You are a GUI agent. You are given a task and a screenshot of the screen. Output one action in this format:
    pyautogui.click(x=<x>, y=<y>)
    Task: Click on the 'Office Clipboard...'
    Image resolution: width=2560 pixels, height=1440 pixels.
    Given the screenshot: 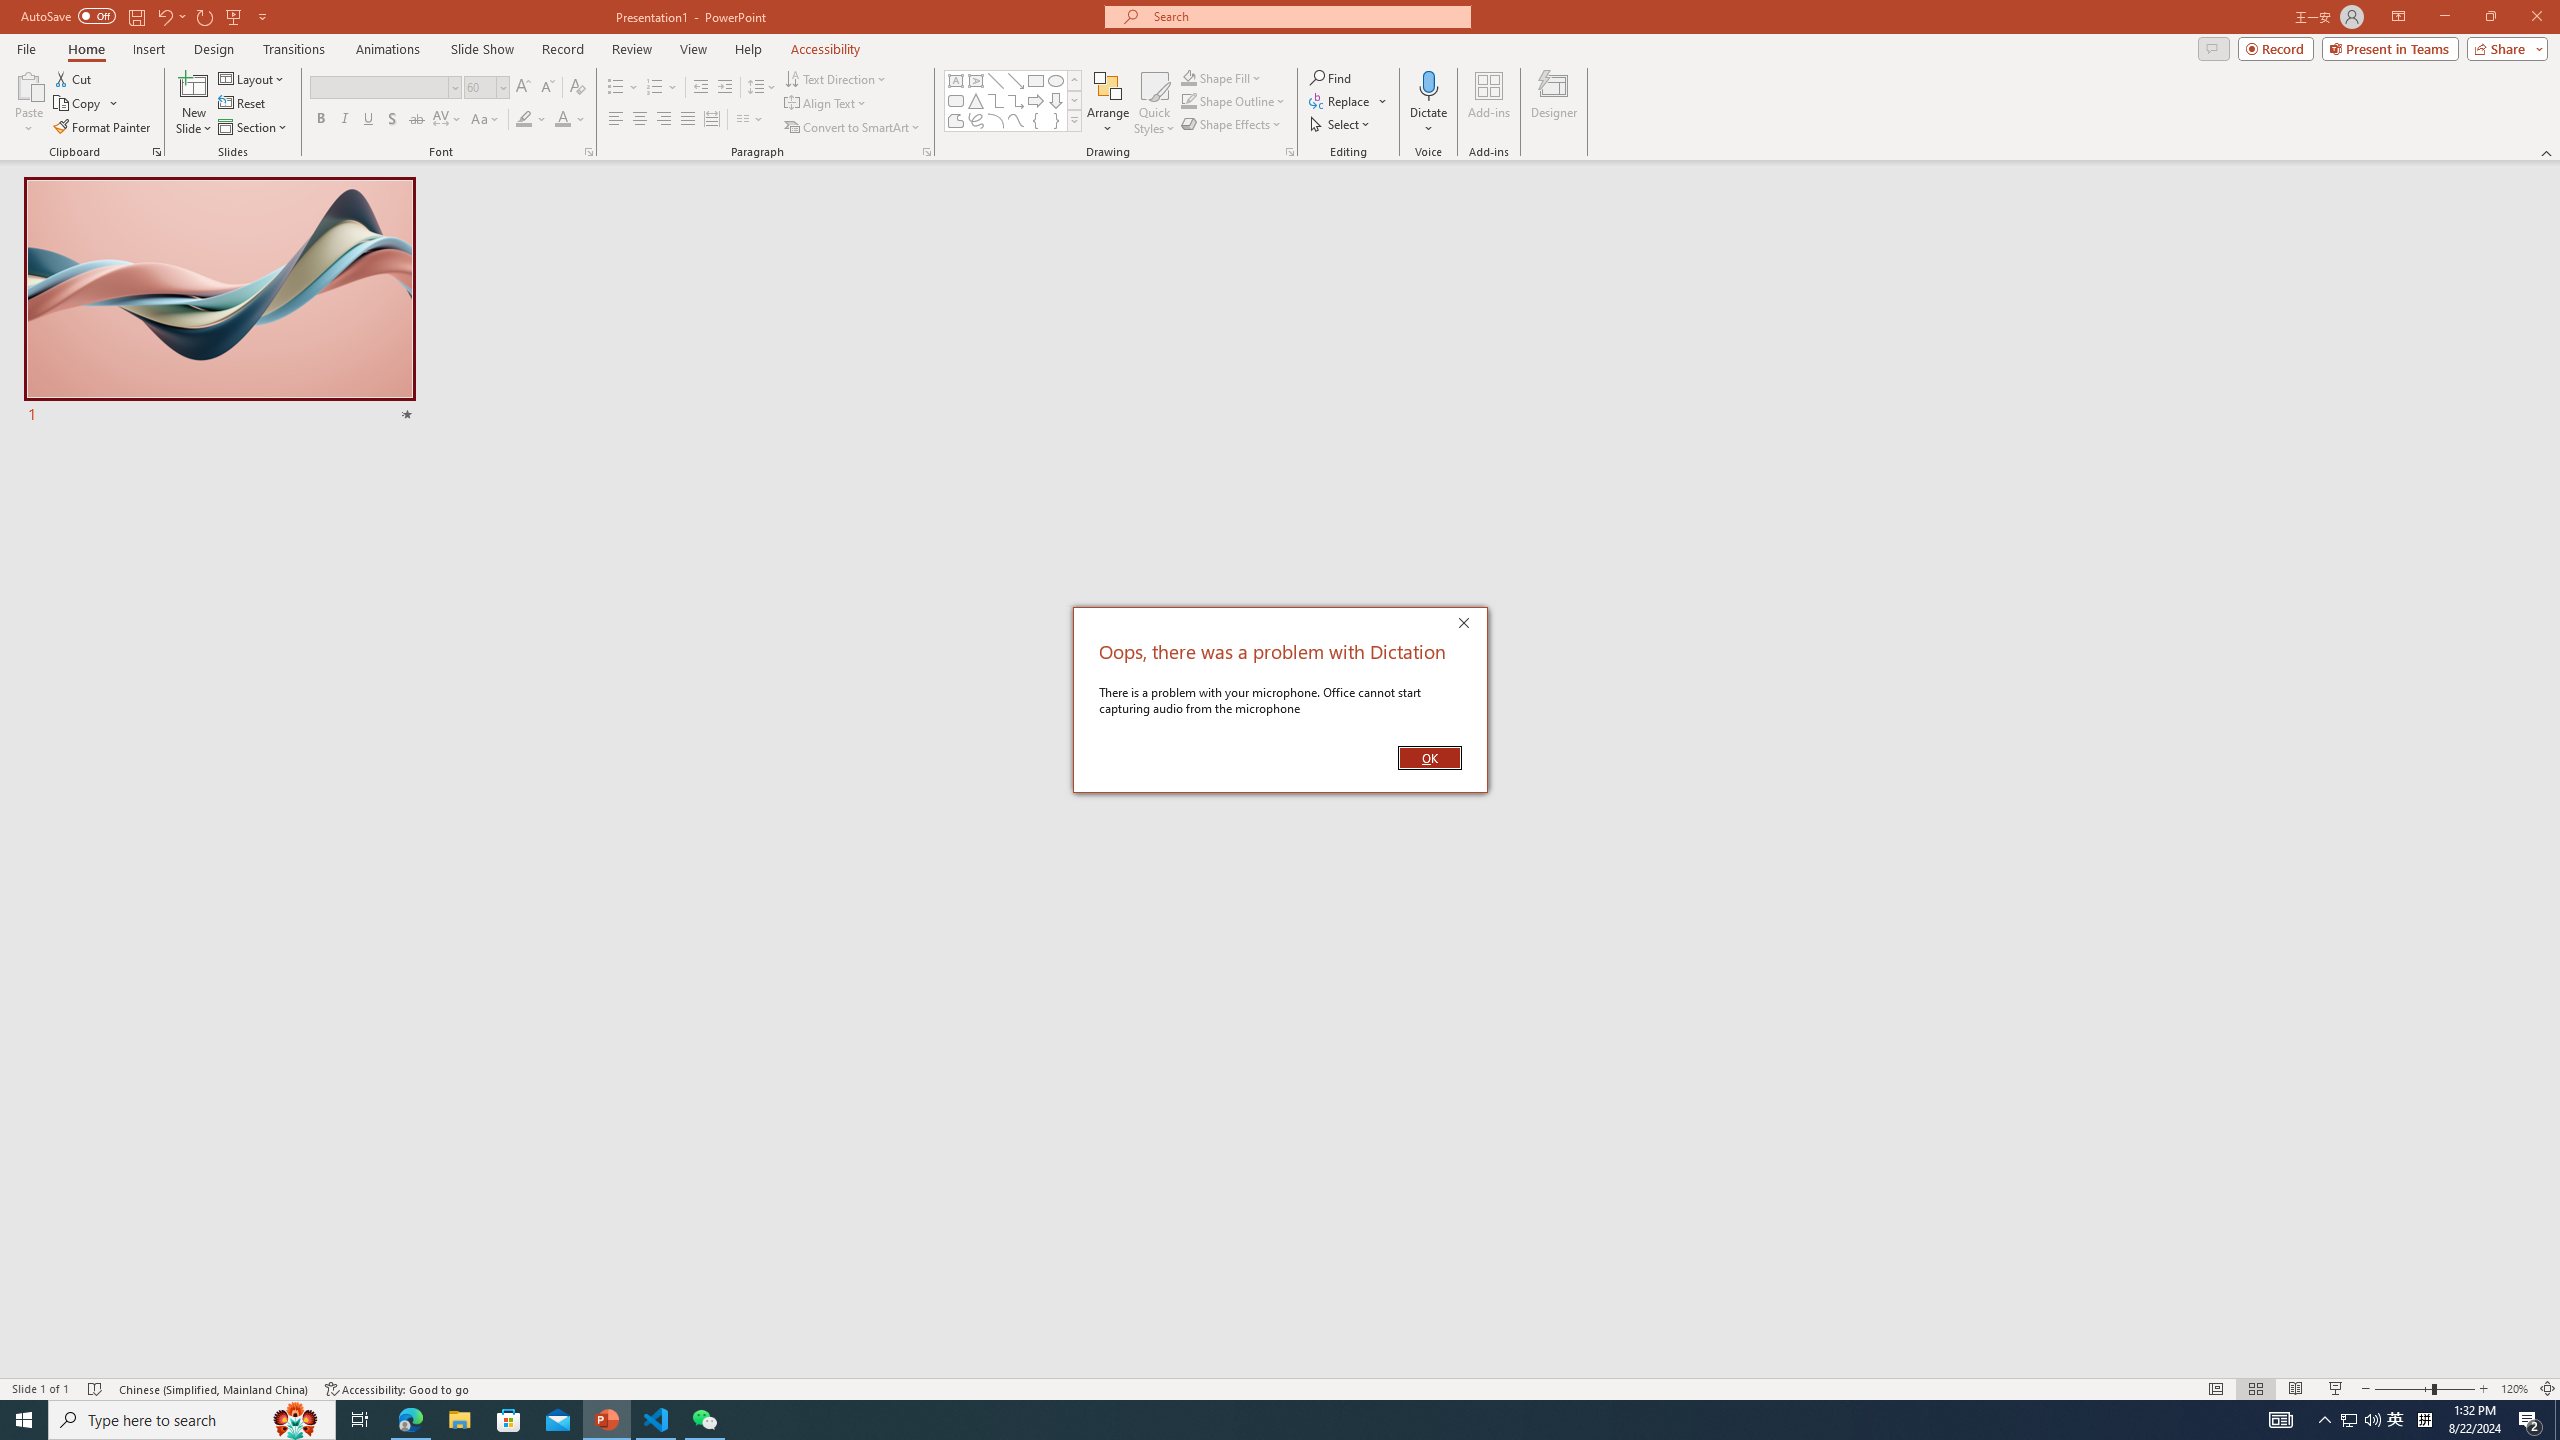 What is the action you would take?
    pyautogui.click(x=155, y=150)
    